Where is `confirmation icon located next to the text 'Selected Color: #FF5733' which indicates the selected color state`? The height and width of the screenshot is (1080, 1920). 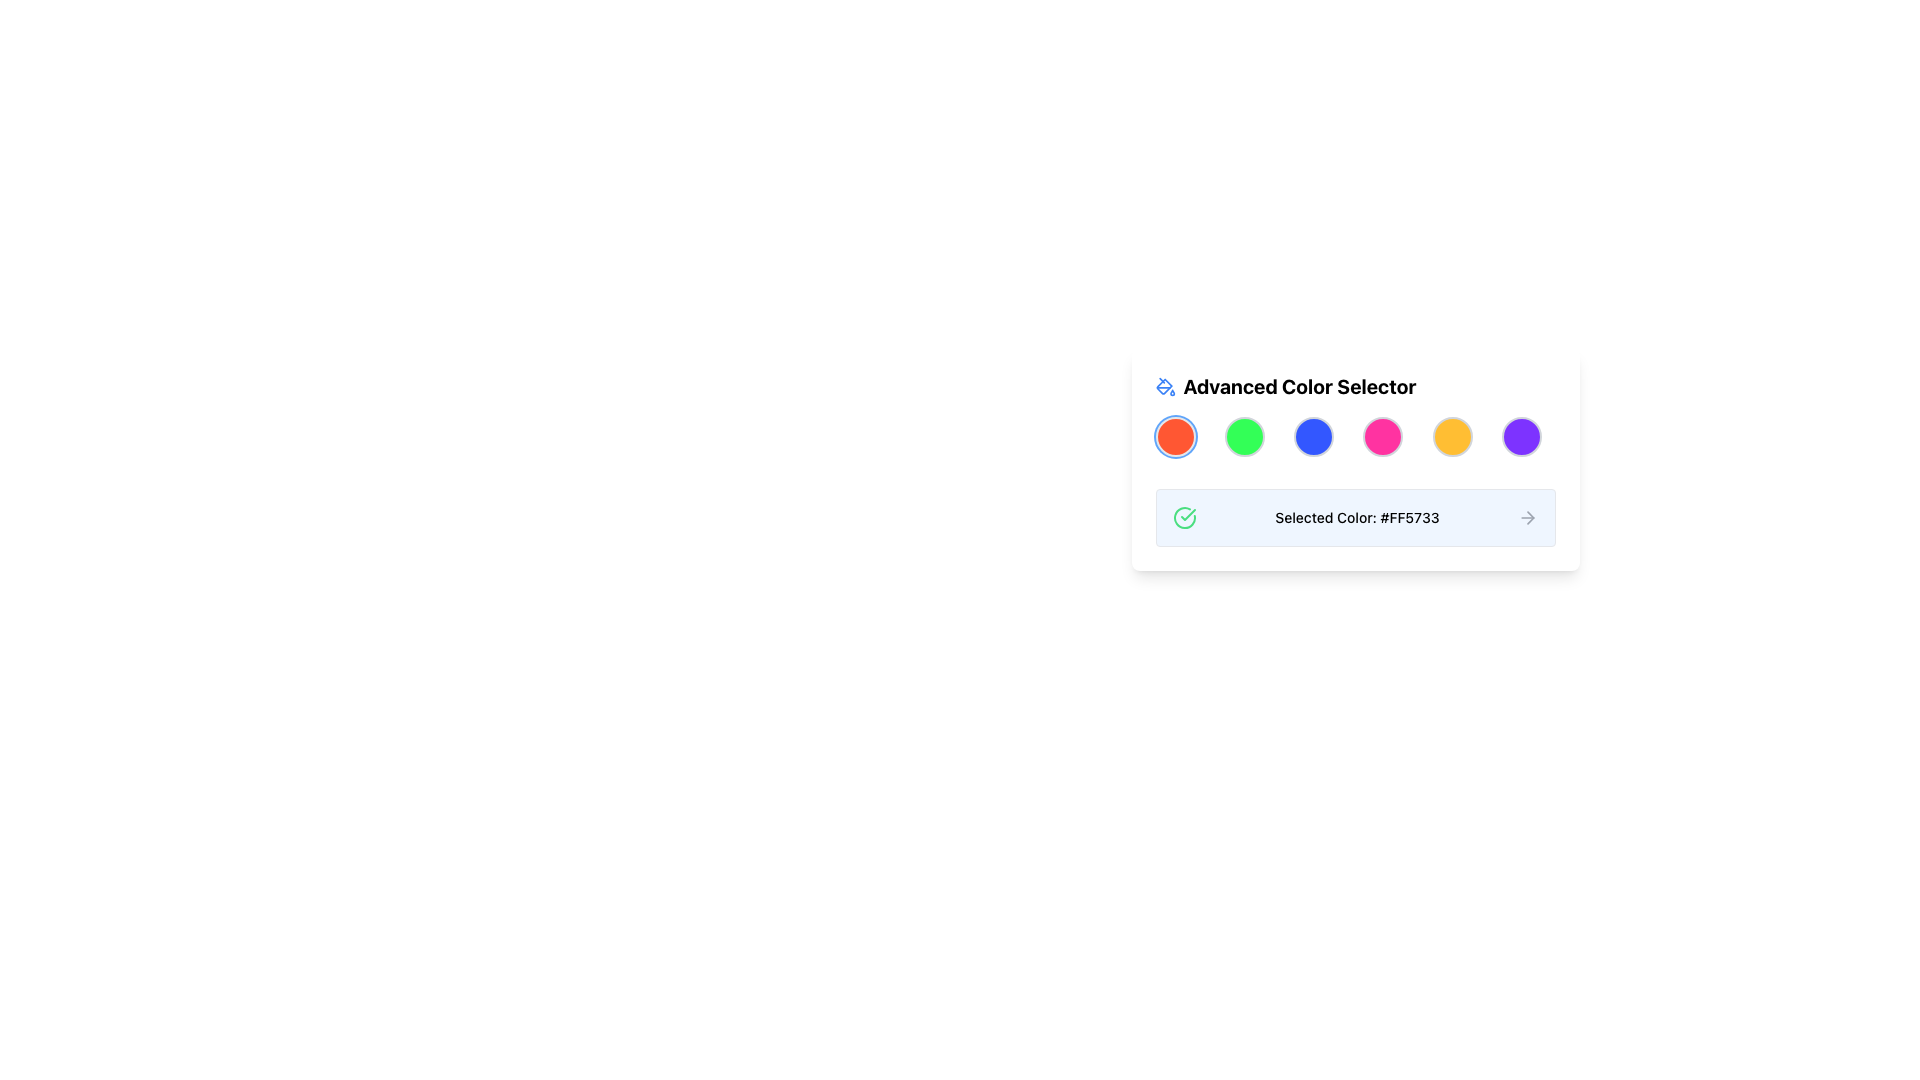
confirmation icon located next to the text 'Selected Color: #FF5733' which indicates the selected color state is located at coordinates (1184, 516).